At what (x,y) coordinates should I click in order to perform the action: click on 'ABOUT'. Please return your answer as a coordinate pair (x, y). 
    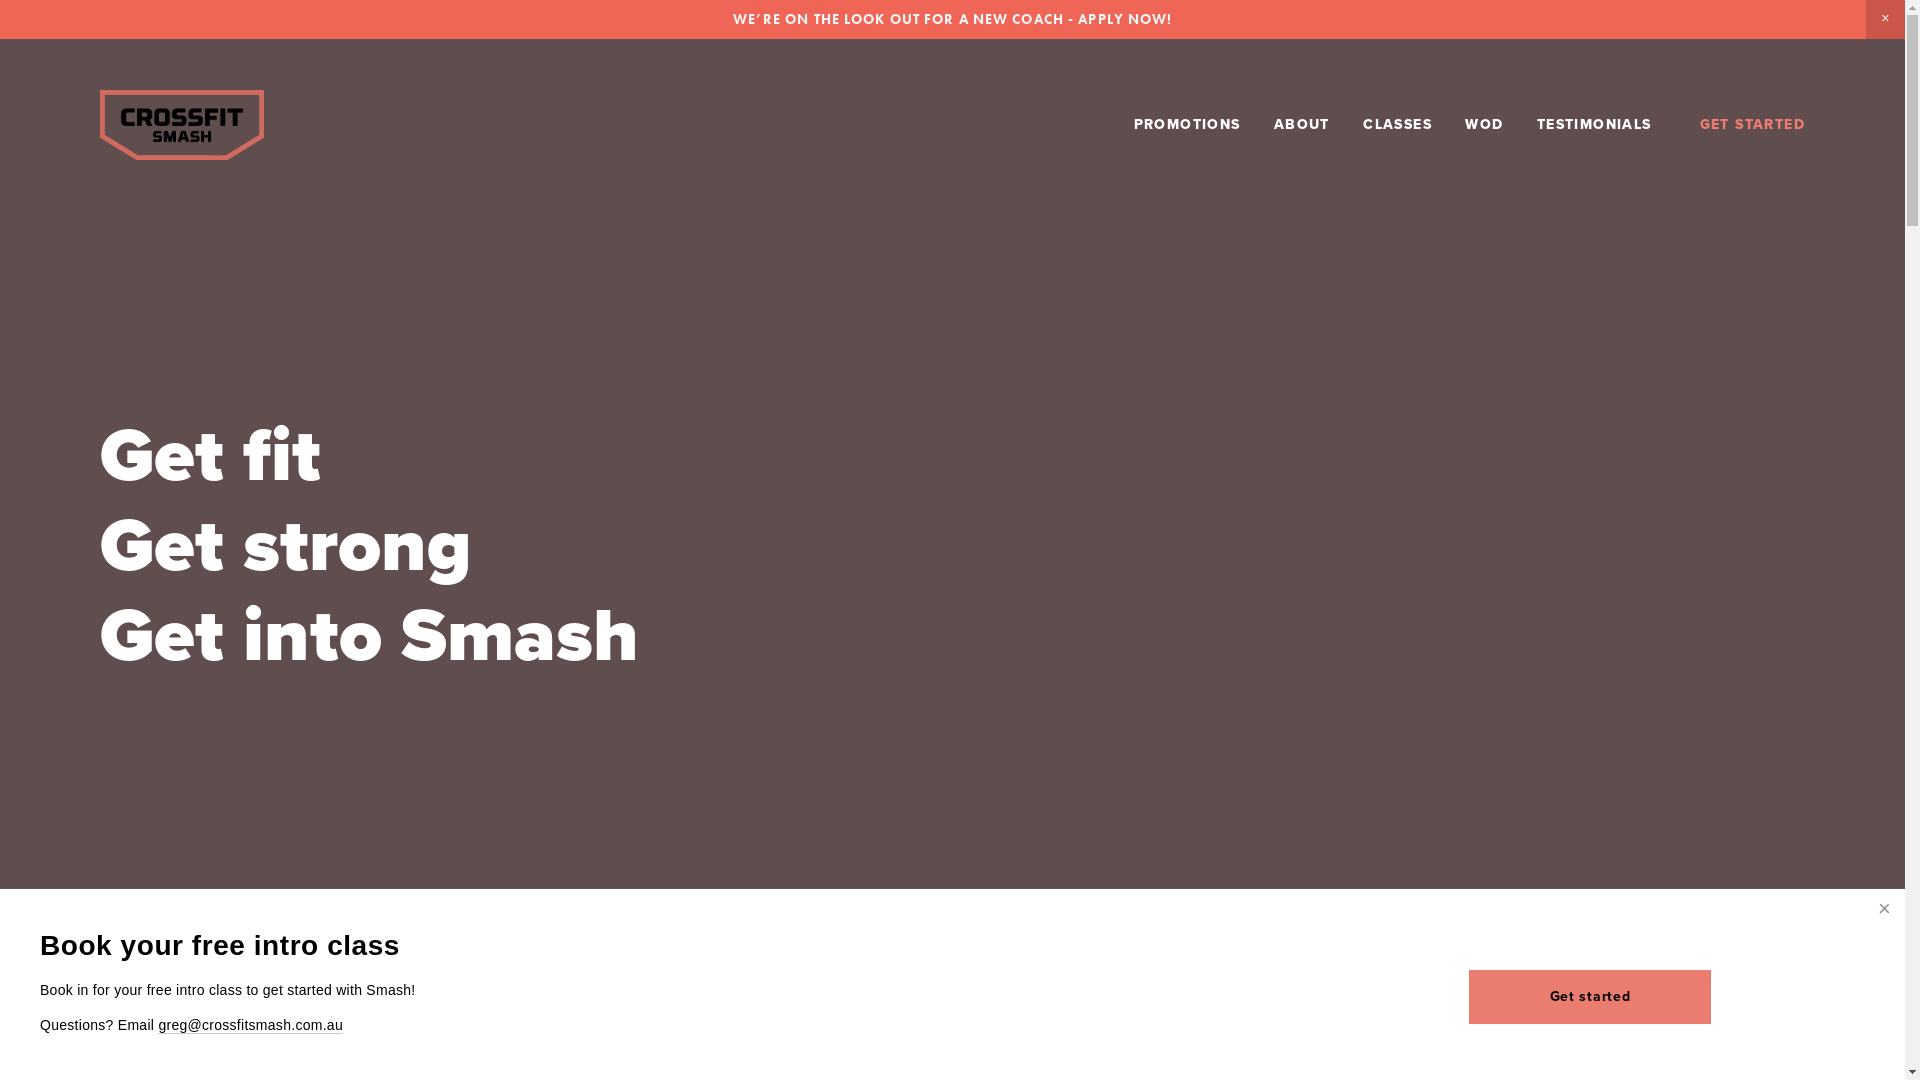
    Looking at the image, I should click on (1301, 124).